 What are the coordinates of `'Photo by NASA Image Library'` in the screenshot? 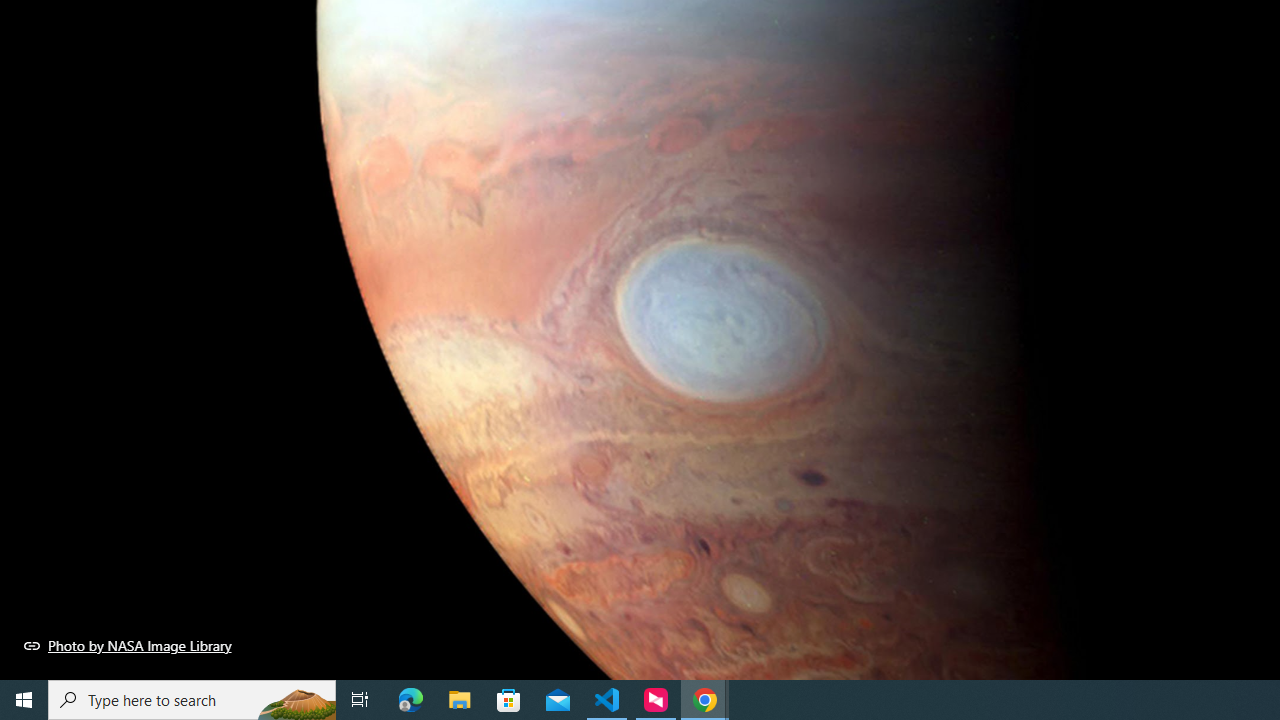 It's located at (127, 645).